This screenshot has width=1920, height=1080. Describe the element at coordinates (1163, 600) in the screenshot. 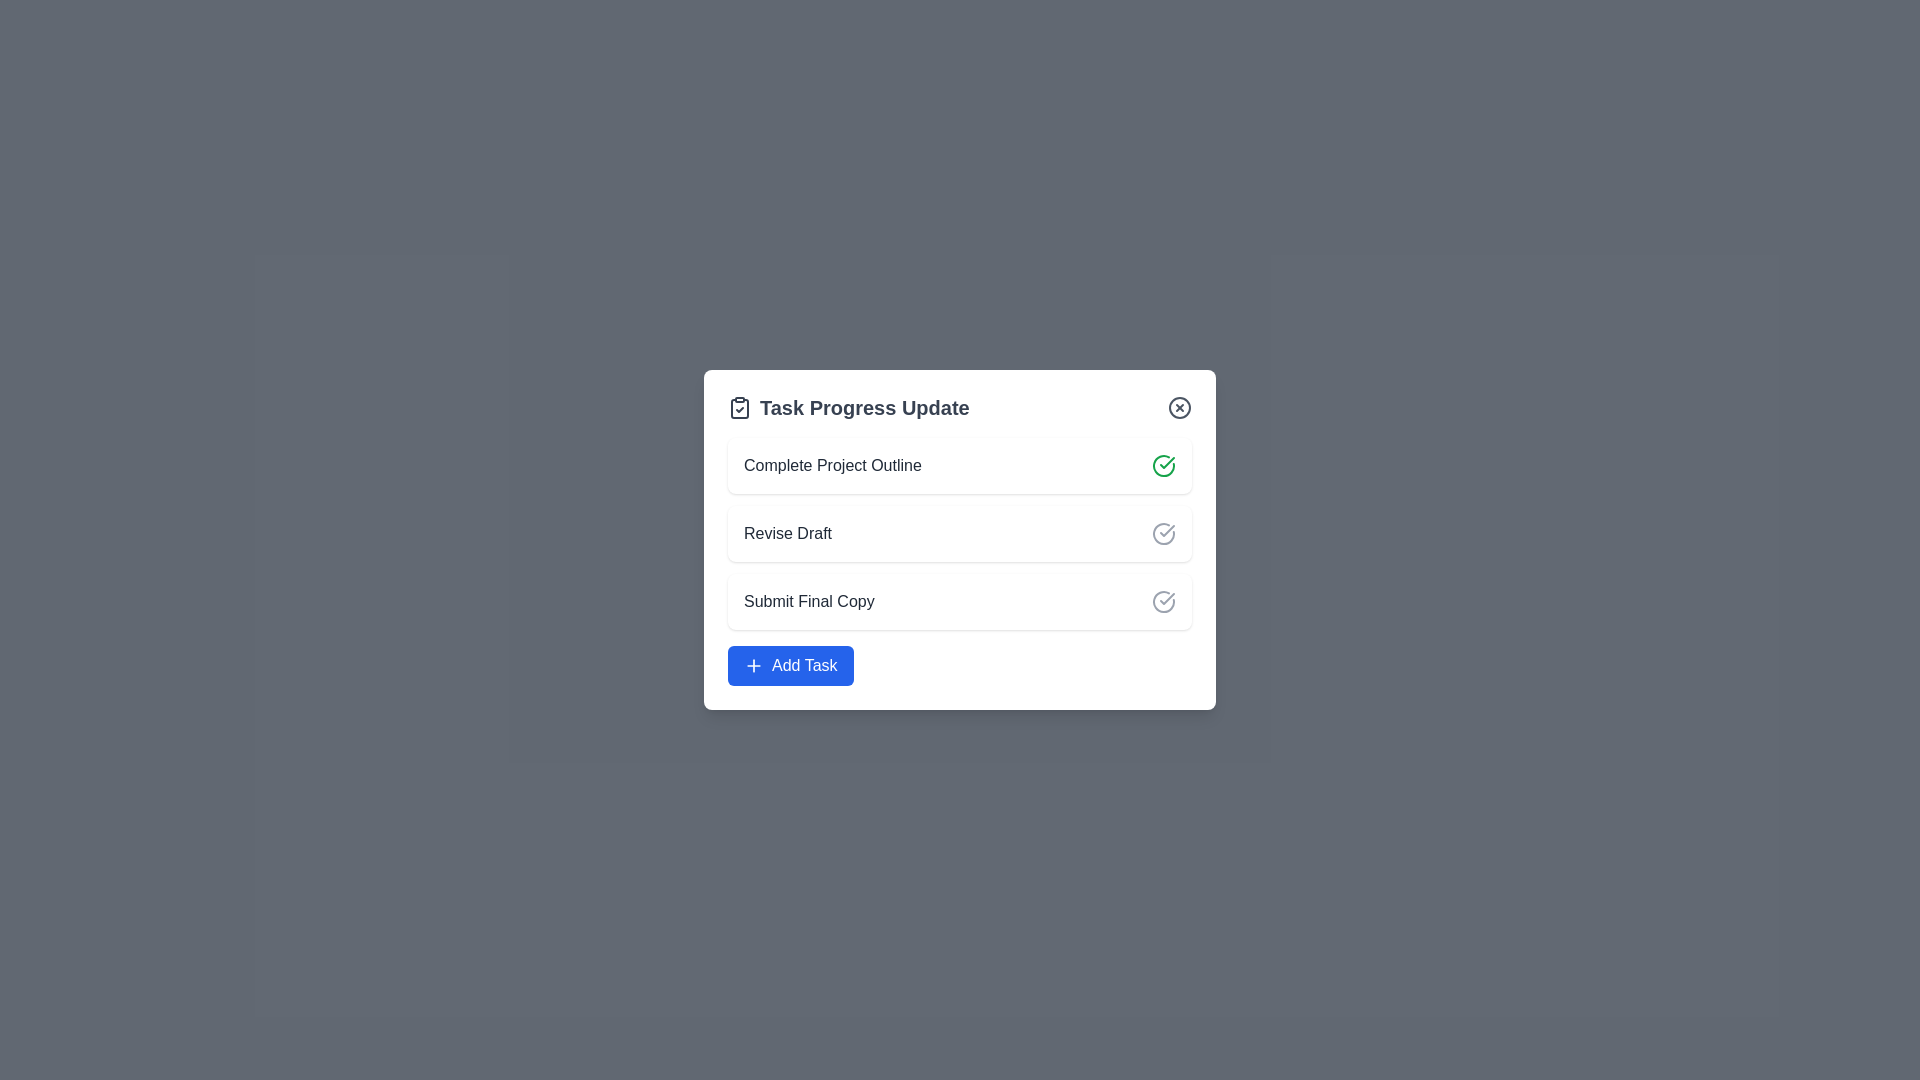

I see `the status icon indicating 'final review or submission pending' next to the 'Submit Final Copy' label` at that location.